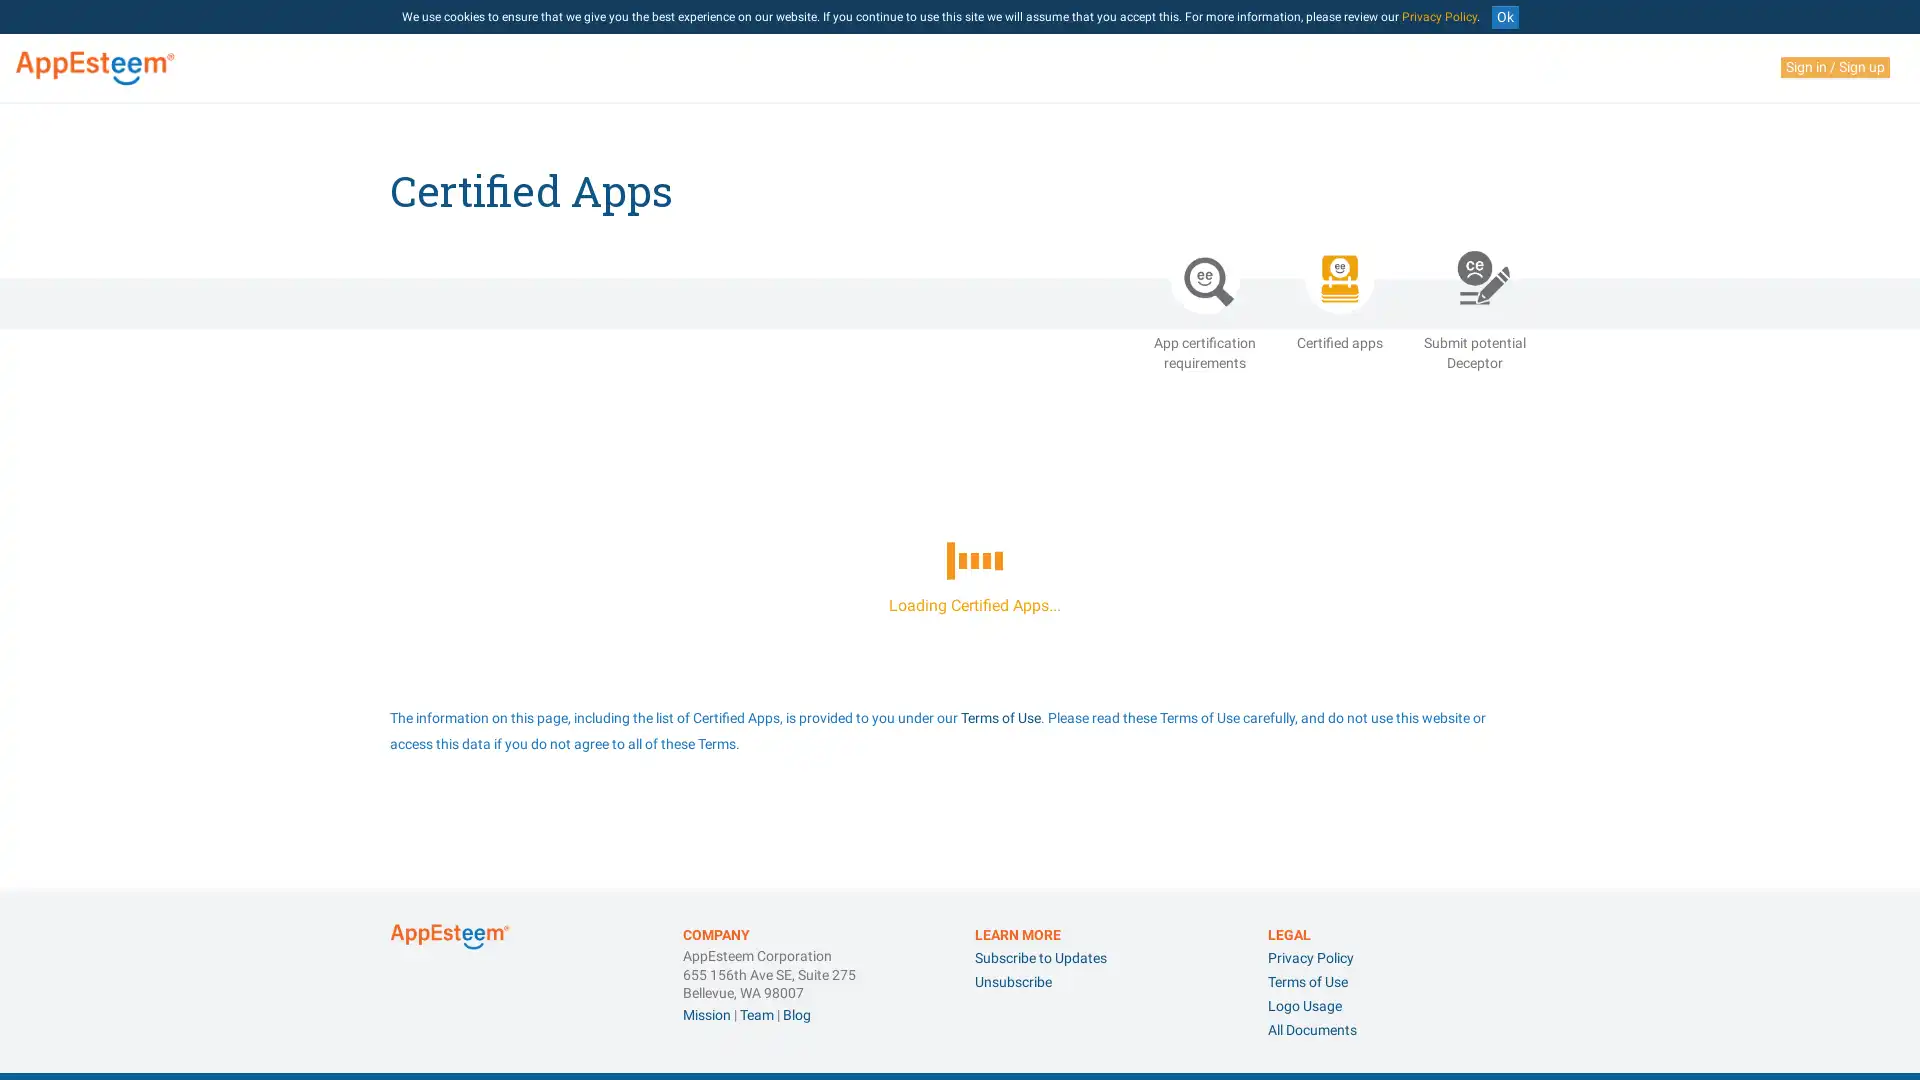 The image size is (1920, 1080). What do you see at coordinates (1449, 738) in the screenshot?
I see `1` at bounding box center [1449, 738].